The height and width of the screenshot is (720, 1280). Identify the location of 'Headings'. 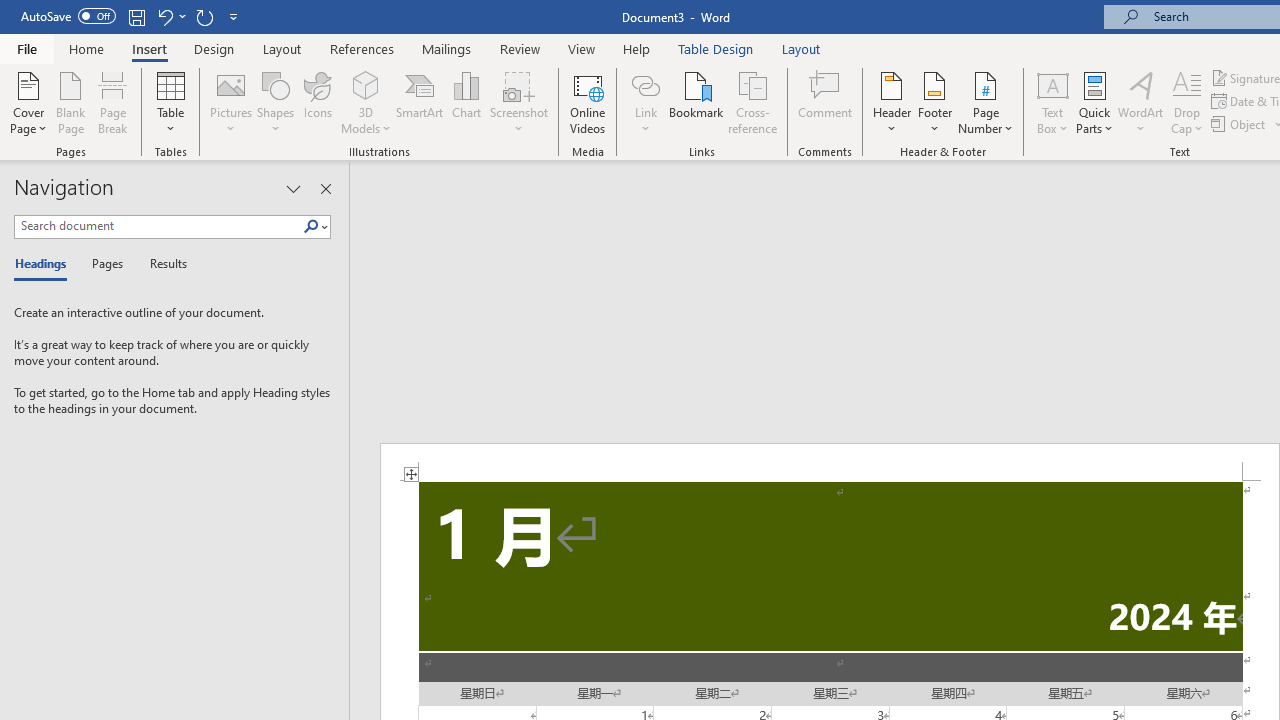
(45, 264).